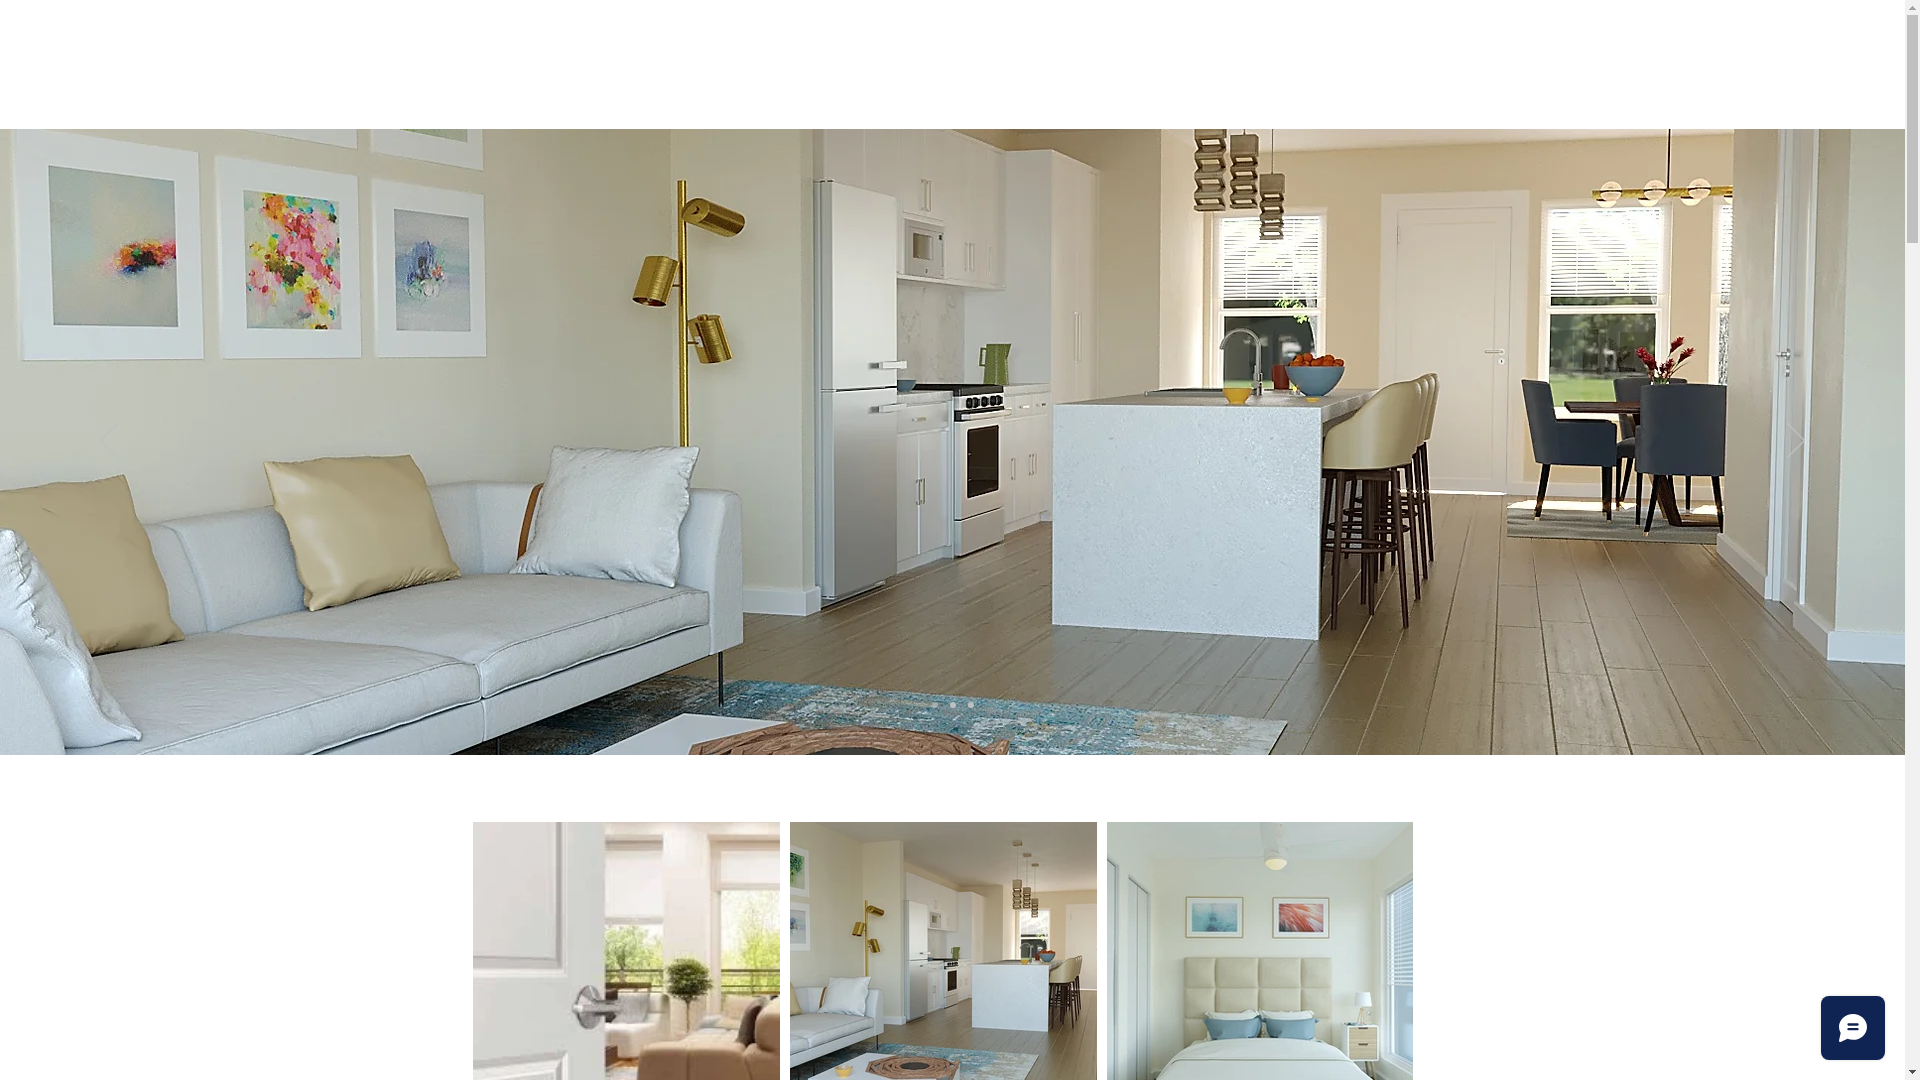 The width and height of the screenshot is (1920, 1080). Describe the element at coordinates (543, 104) in the screenshot. I see `'HOME'` at that location.